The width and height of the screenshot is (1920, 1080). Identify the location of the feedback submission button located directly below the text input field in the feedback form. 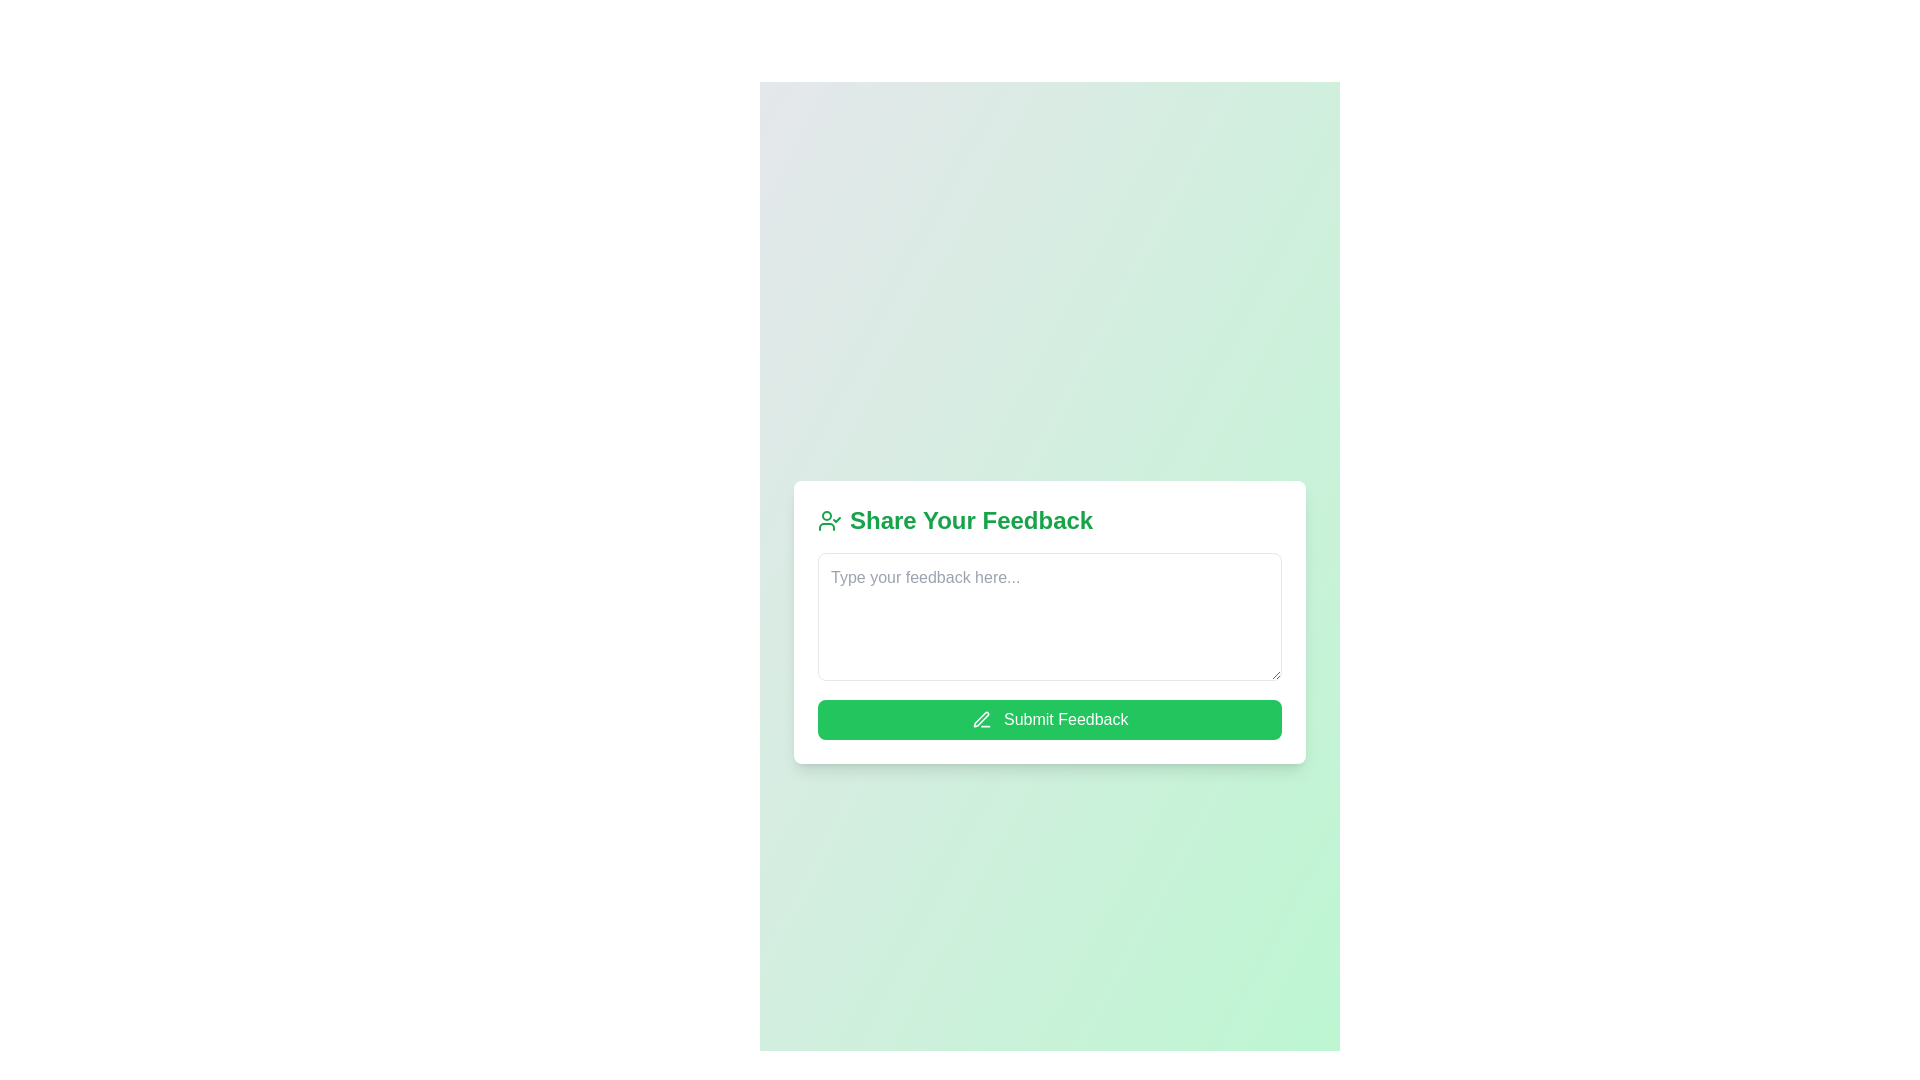
(1049, 717).